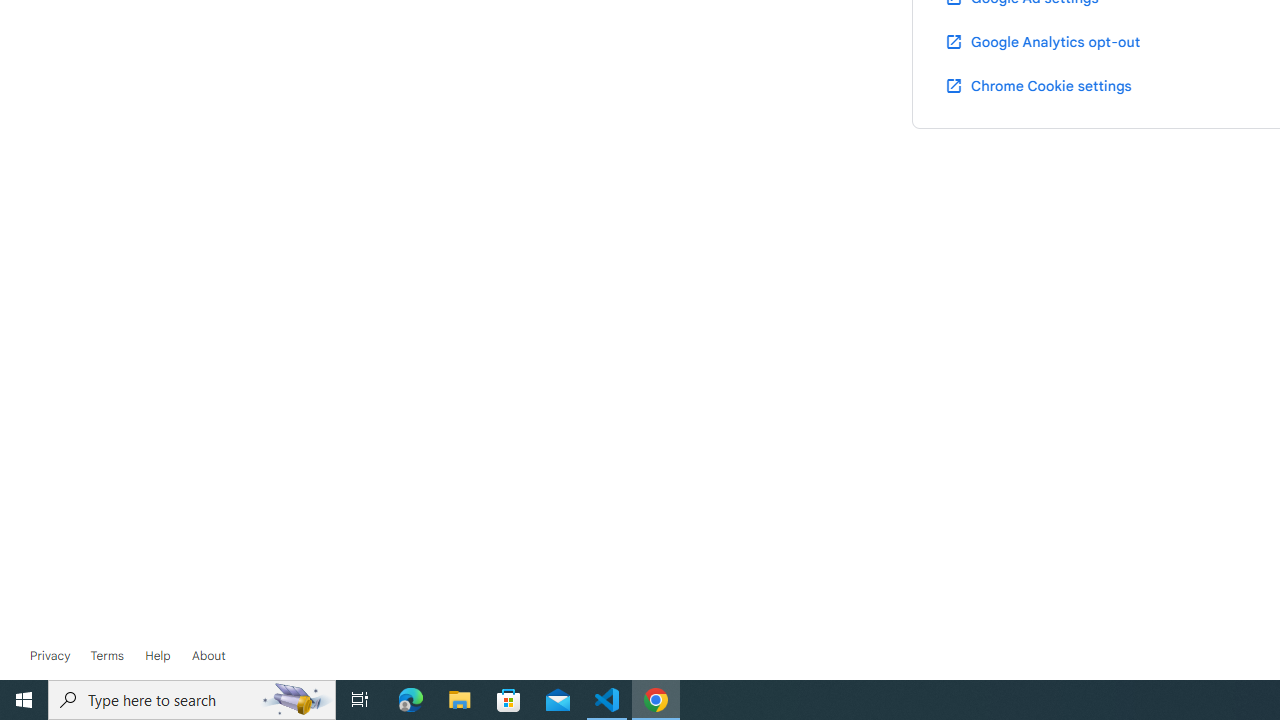  I want to click on 'Google Analytics opt-out', so click(1040, 41).